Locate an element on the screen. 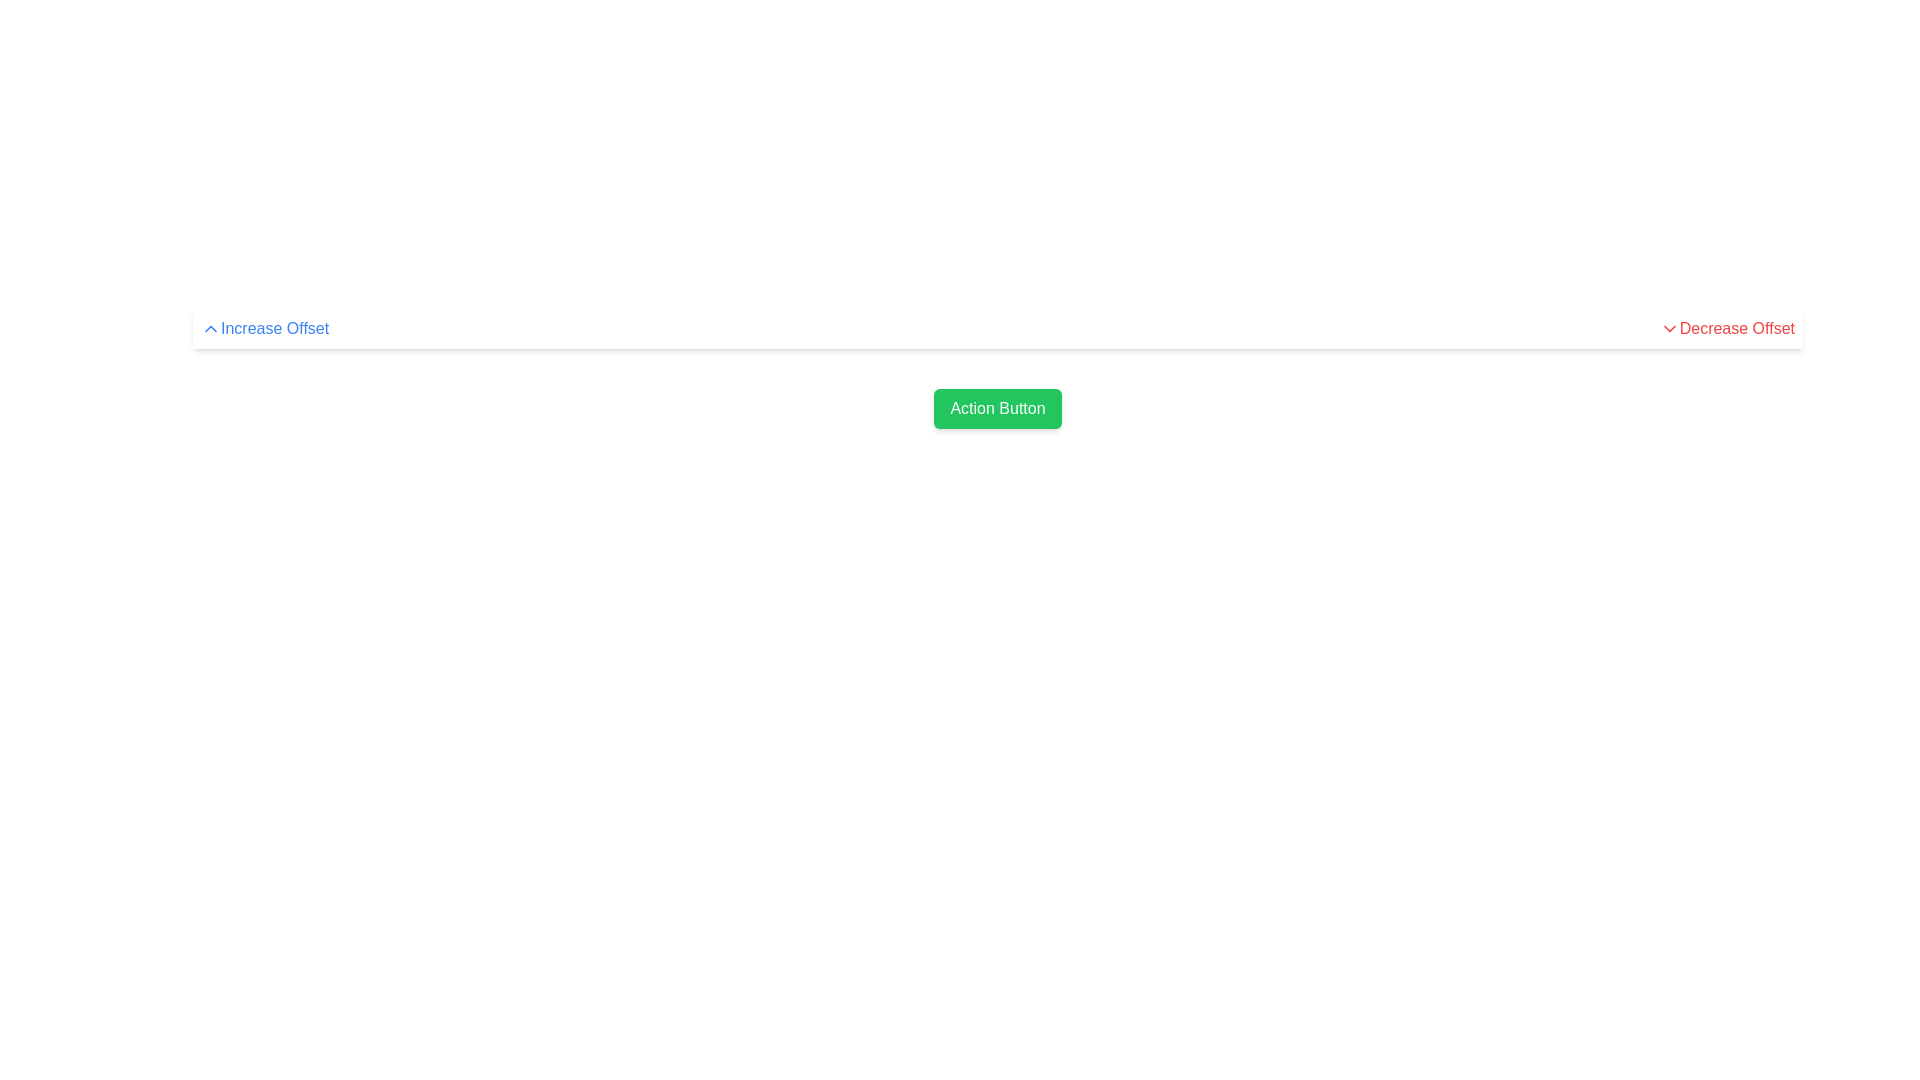 The height and width of the screenshot is (1080, 1920). the 'Action Button', a green rectangular button with bold white text is located at coordinates (998, 407).